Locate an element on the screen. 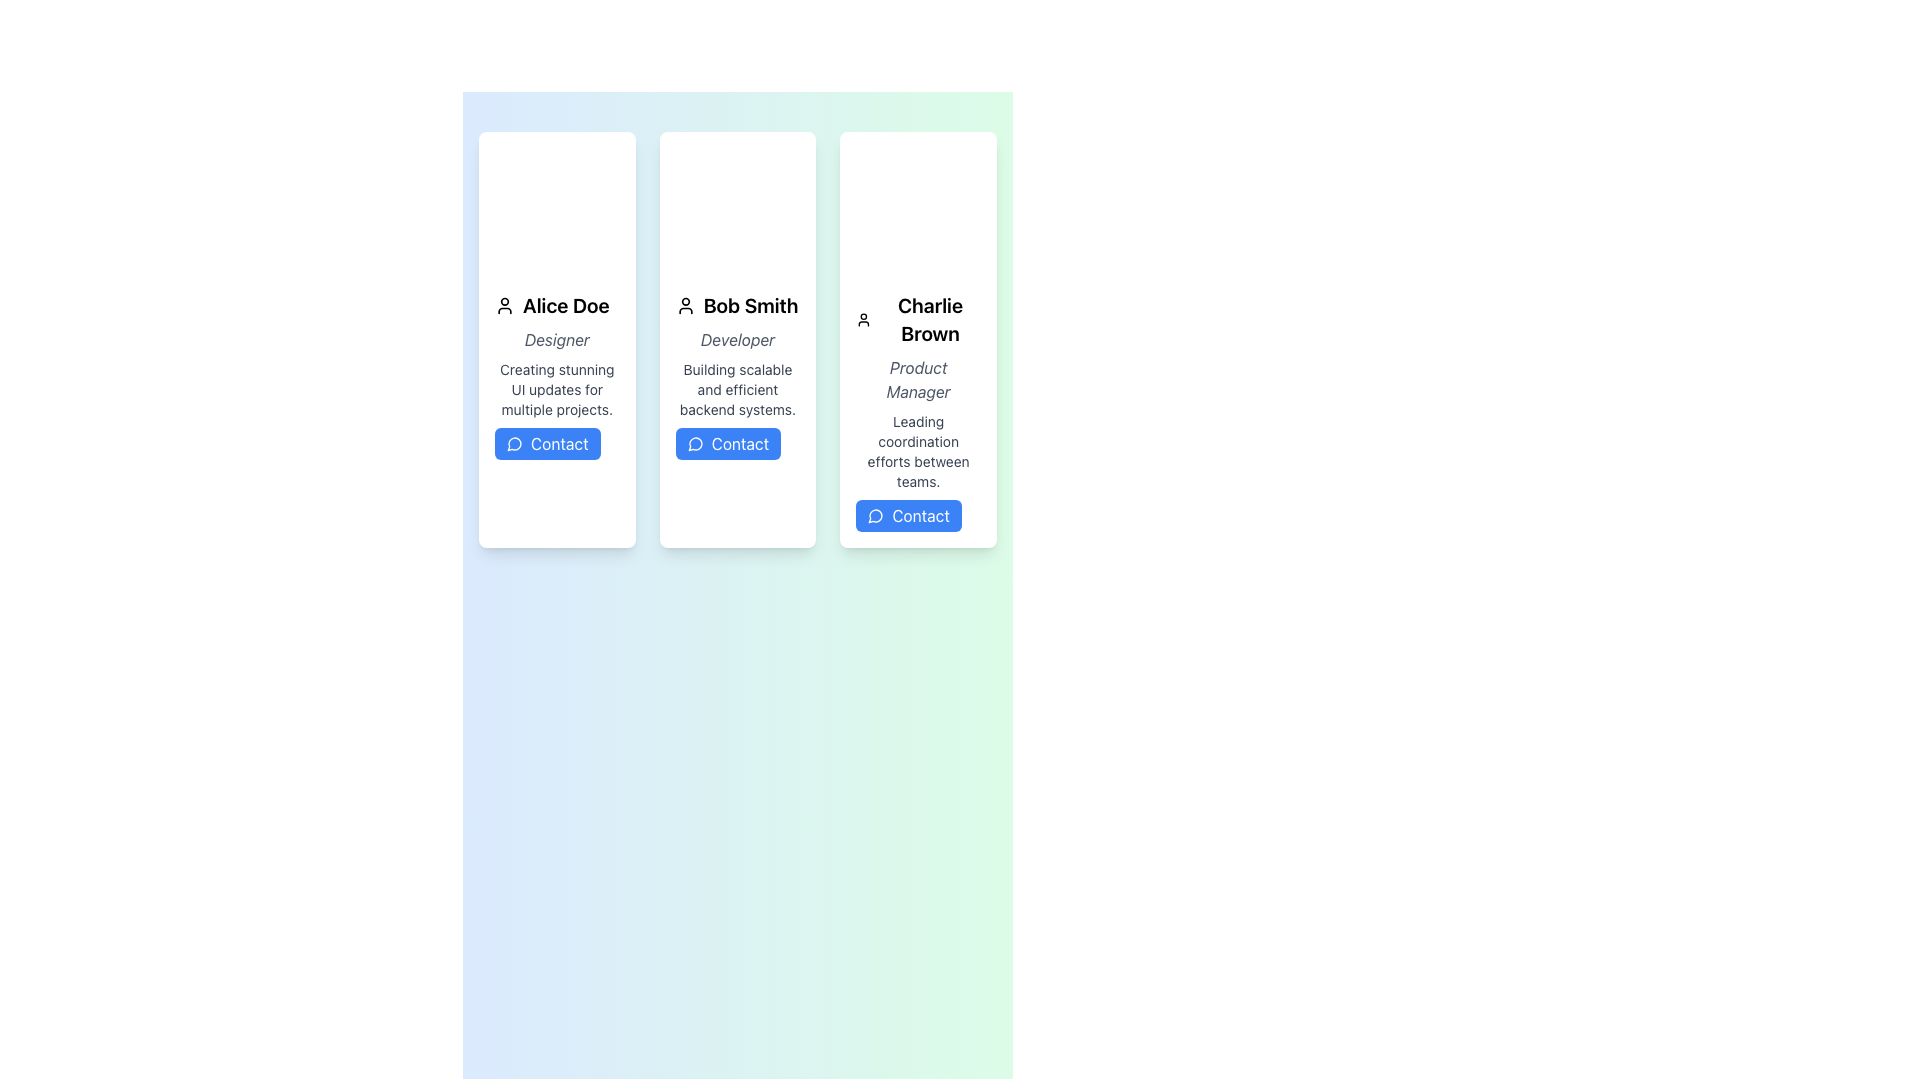  the text label 'Alice Doe' which is prominently styled in bold font and located in the header section of the first card in a grid layout is located at coordinates (557, 305).